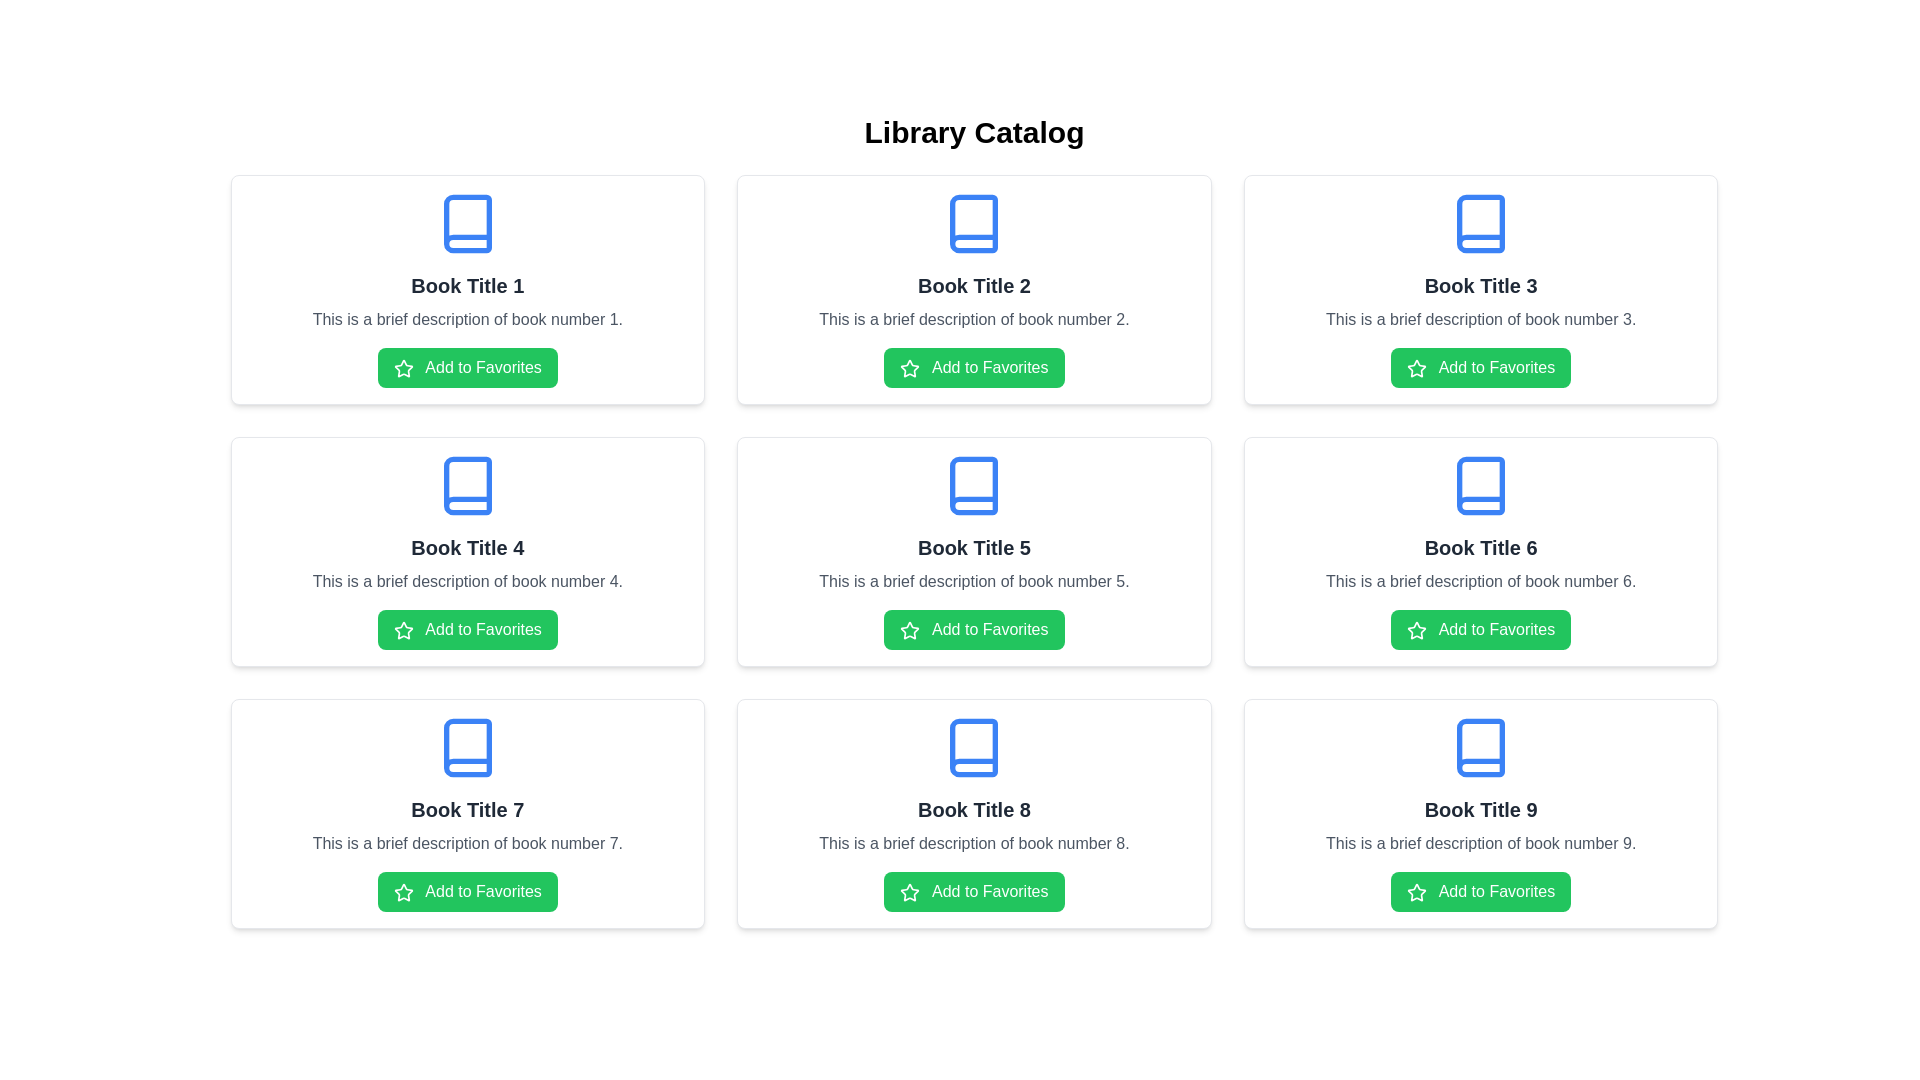 Image resolution: width=1920 pixels, height=1080 pixels. I want to click on the title text of the book located in the center of the middle card in the last row of the grid, which is directly below the book icon, so click(466, 810).